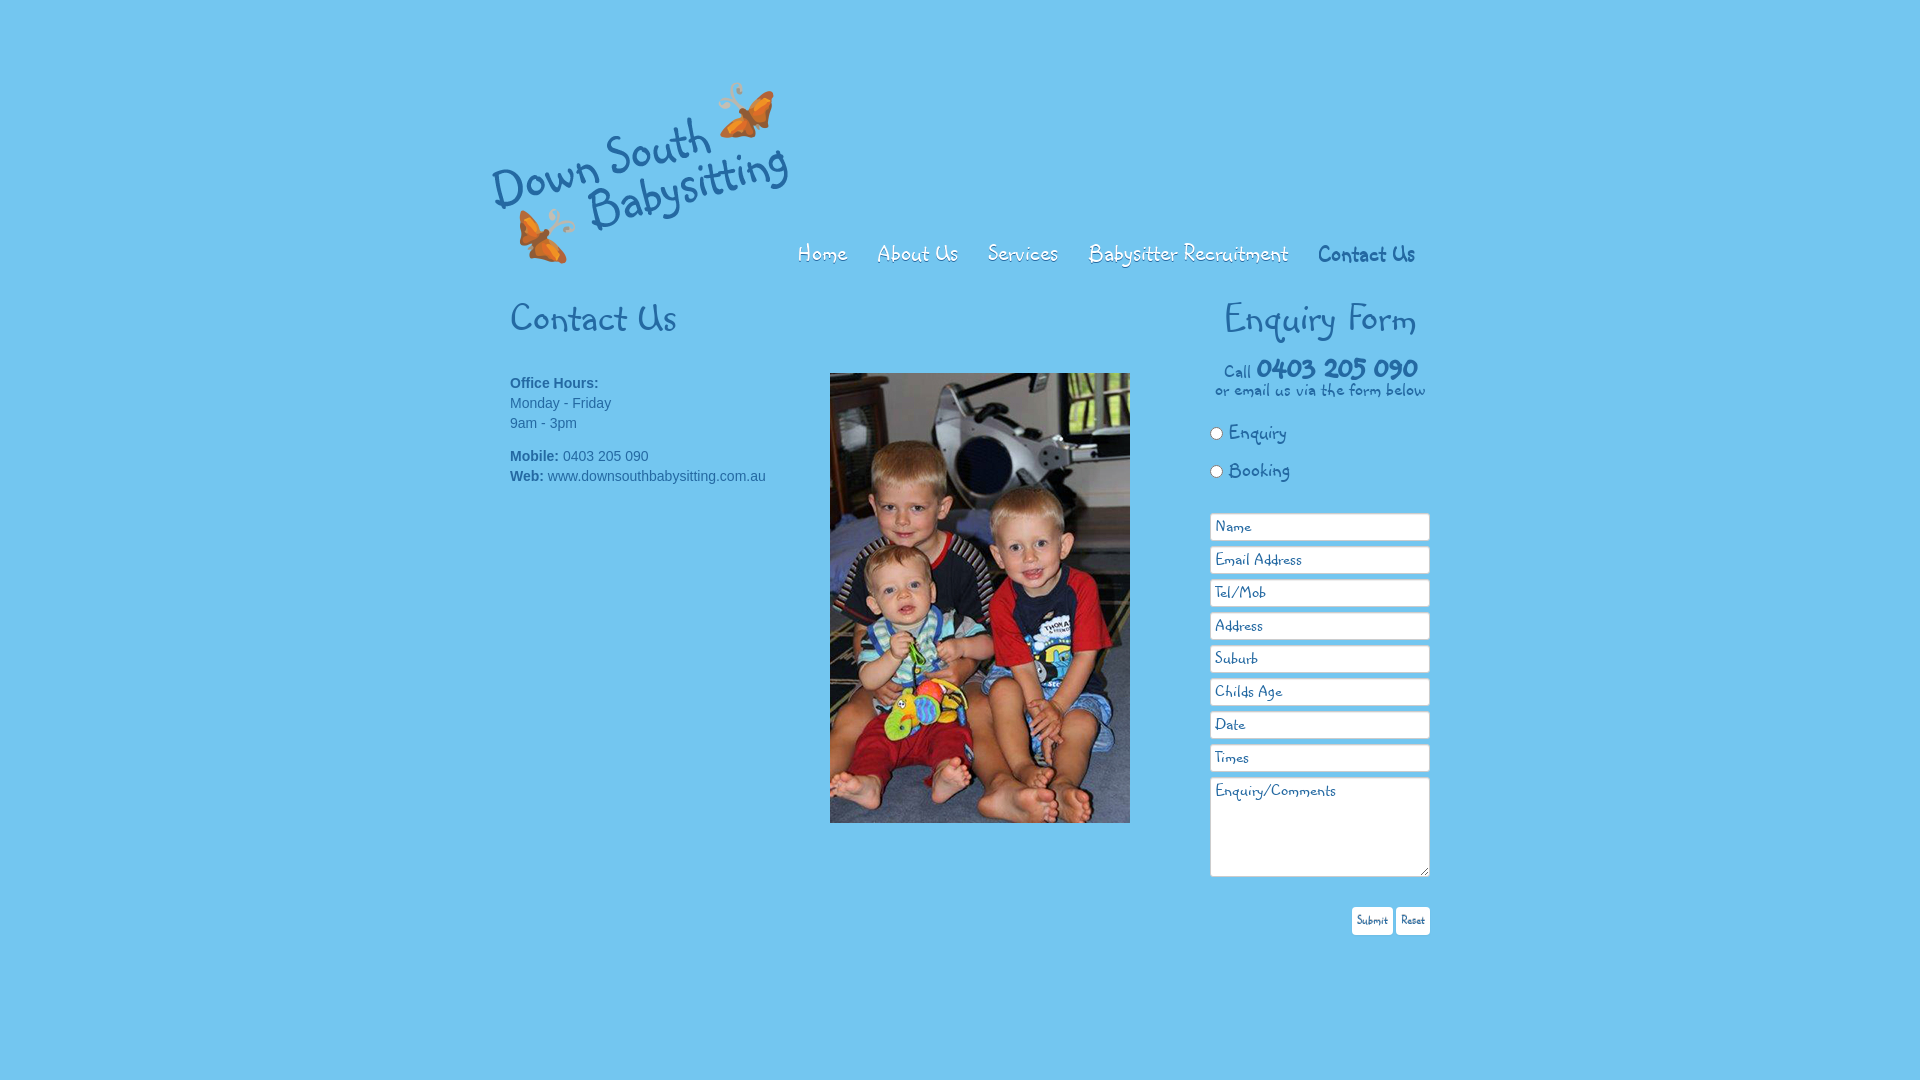  What do you see at coordinates (1187, 253) in the screenshot?
I see `'Babysitter Recruitment'` at bounding box center [1187, 253].